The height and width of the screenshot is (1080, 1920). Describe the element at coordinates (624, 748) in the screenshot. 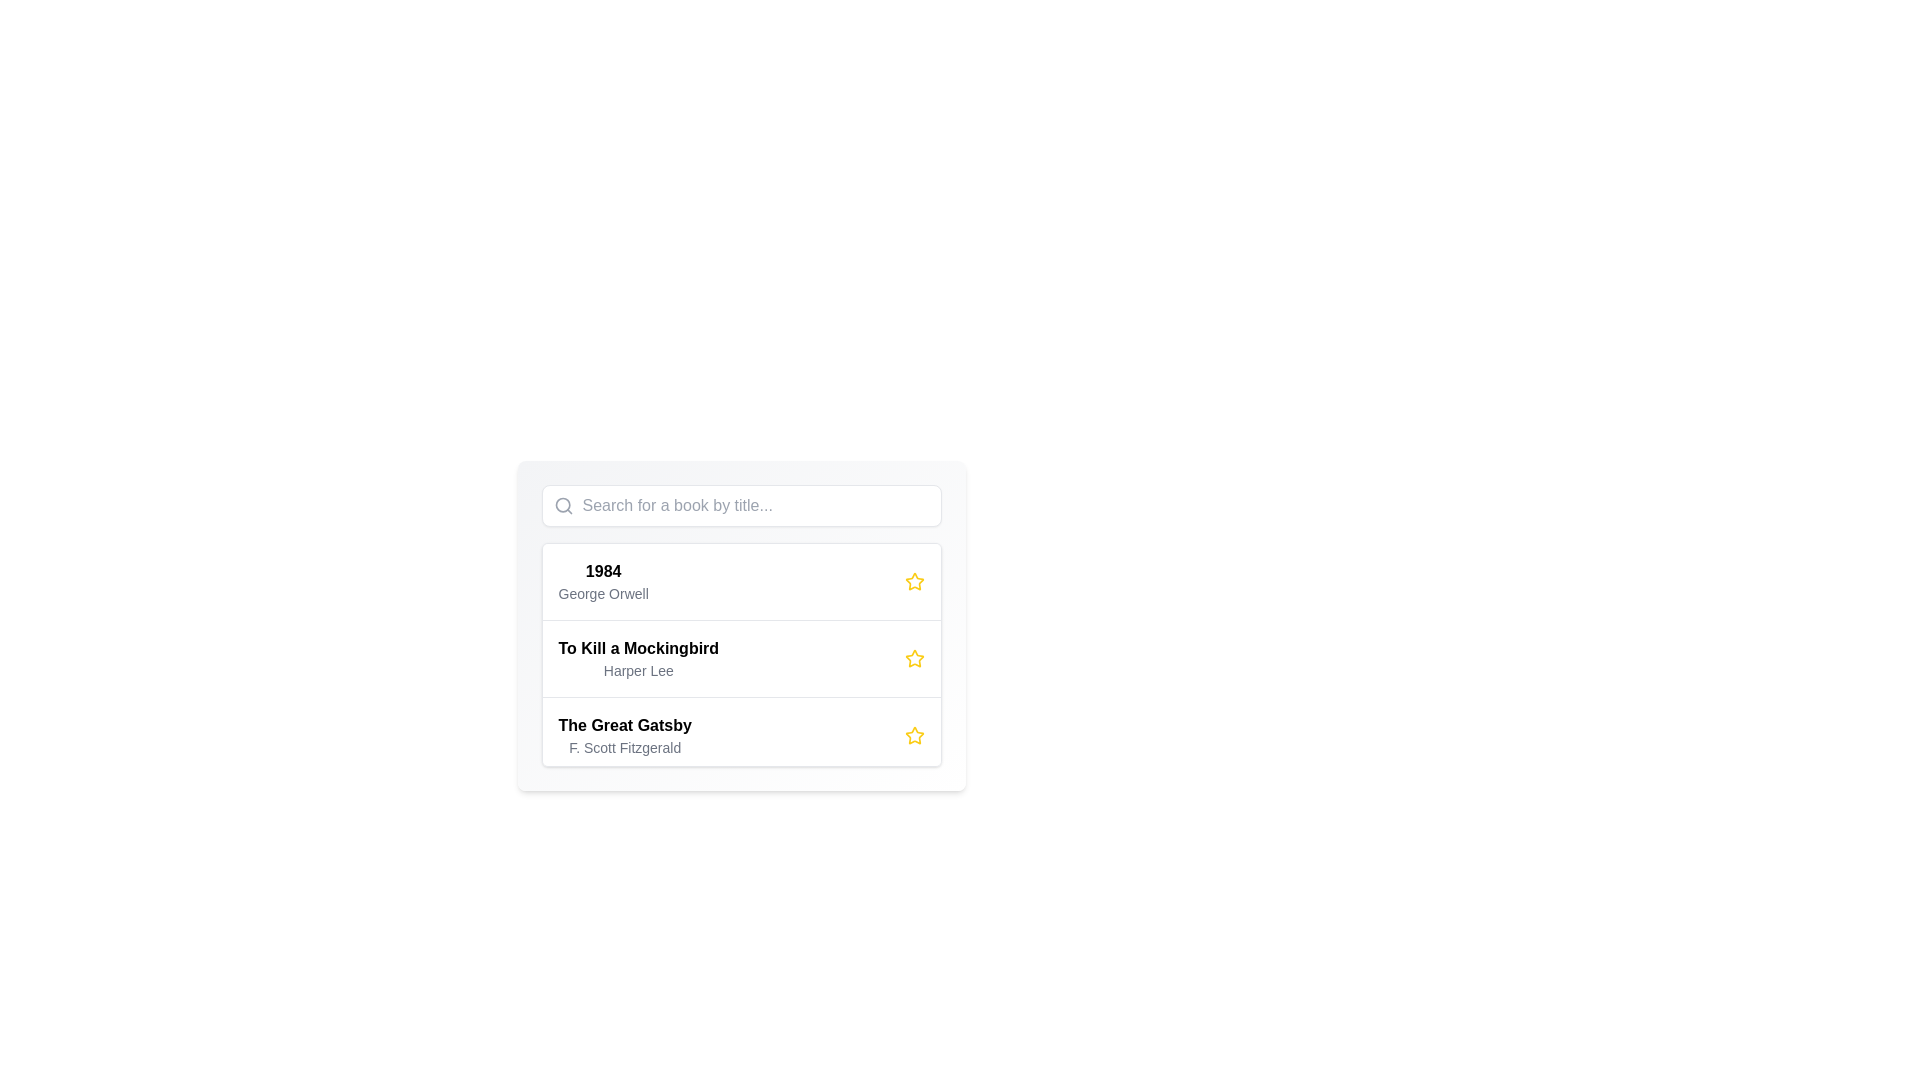

I see `text label displaying the author's name 'F. Scott Fitzgerald' located below the title 'The Great Gatsby' in the book listing interface` at that location.